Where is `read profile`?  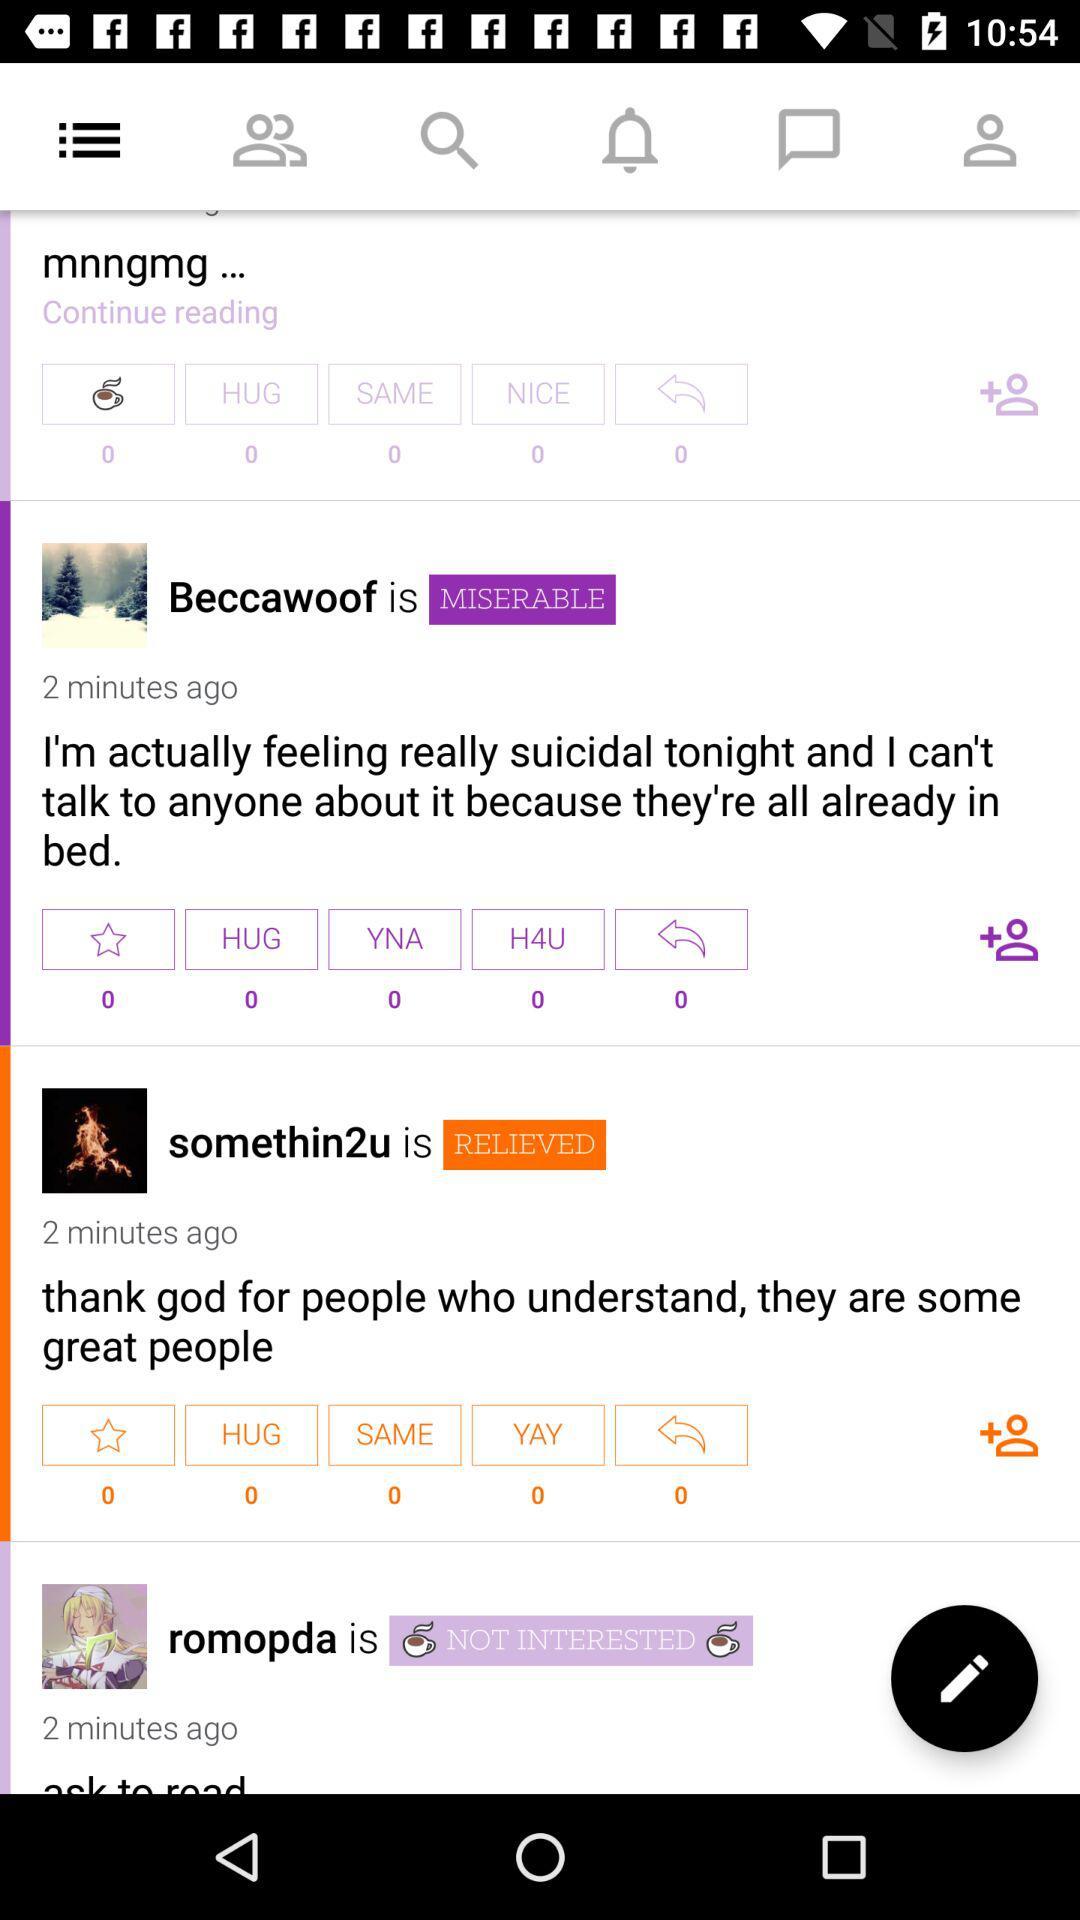 read profile is located at coordinates (94, 1636).